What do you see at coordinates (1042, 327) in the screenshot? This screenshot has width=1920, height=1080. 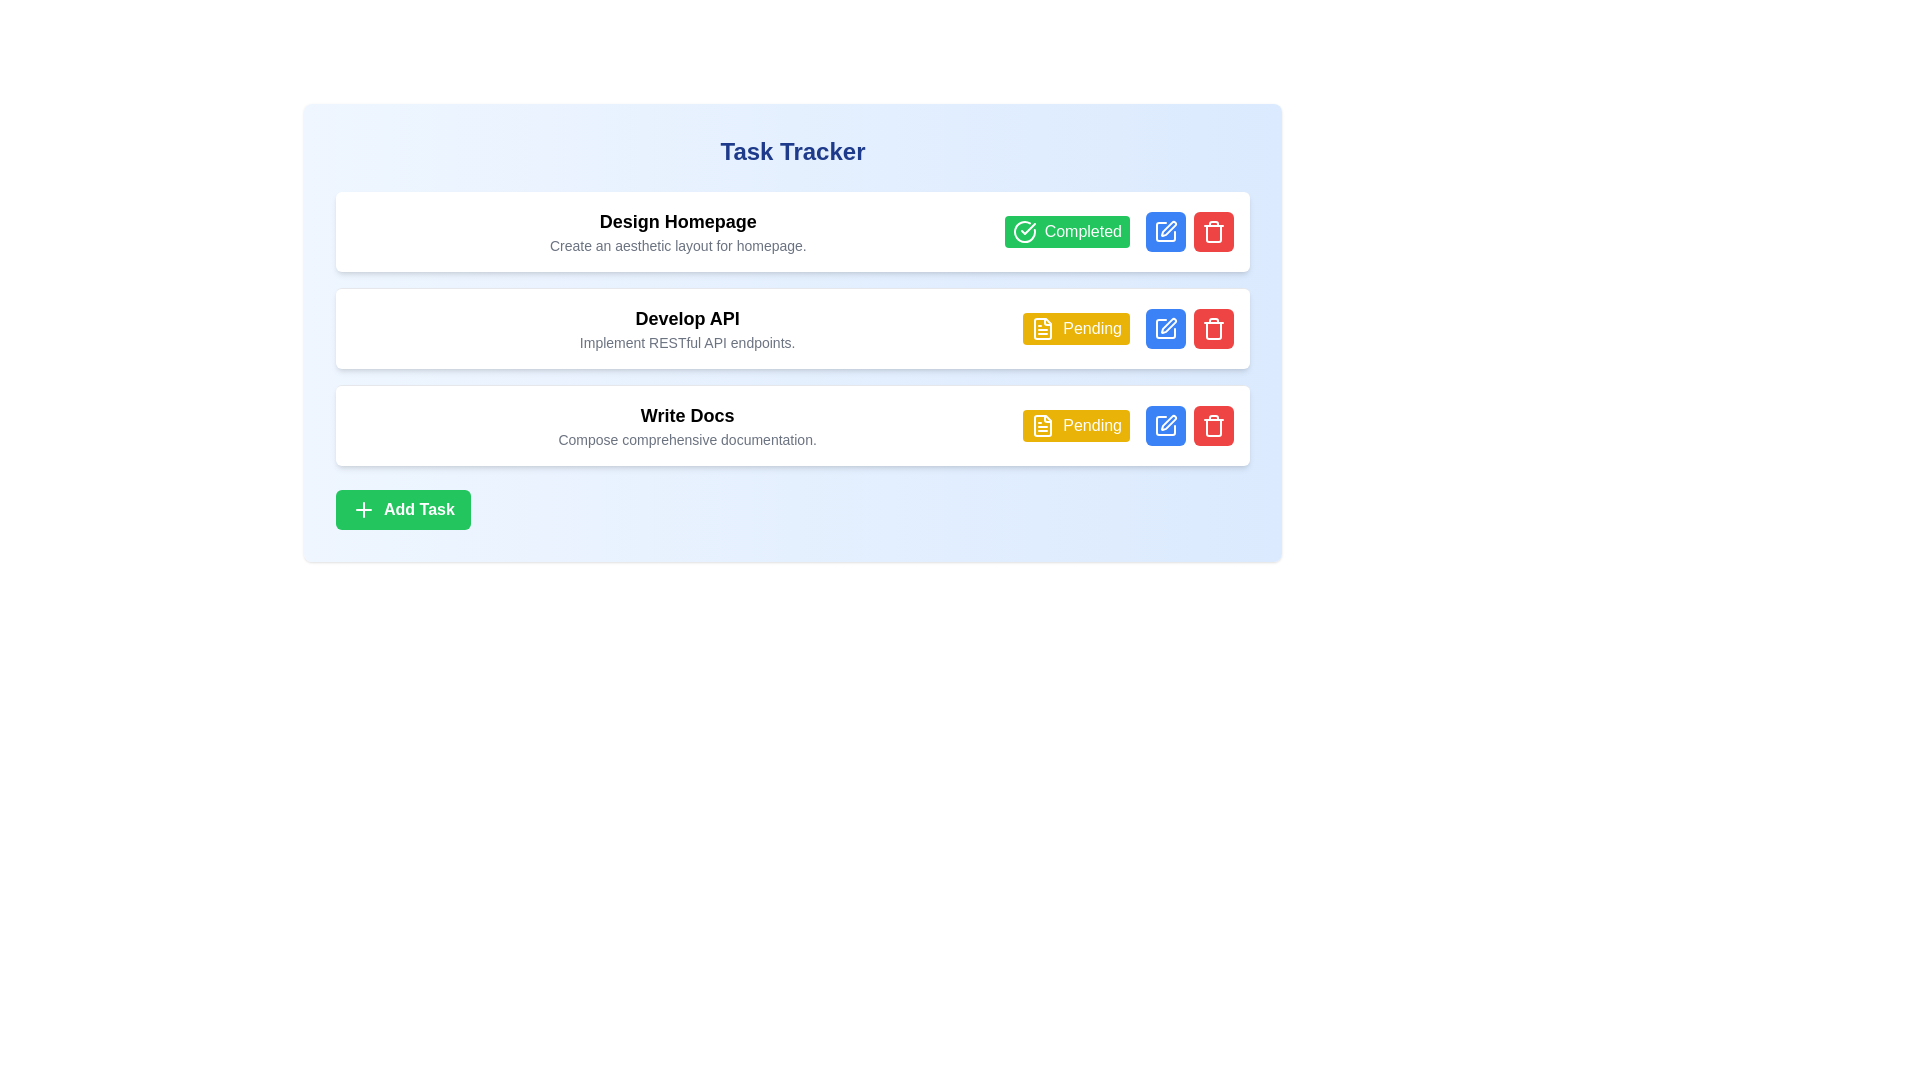 I see `the document icon, which resembles a document with horizontal lines, located to the left of the 'Pending' label in the 'Develop API' task` at bounding box center [1042, 327].